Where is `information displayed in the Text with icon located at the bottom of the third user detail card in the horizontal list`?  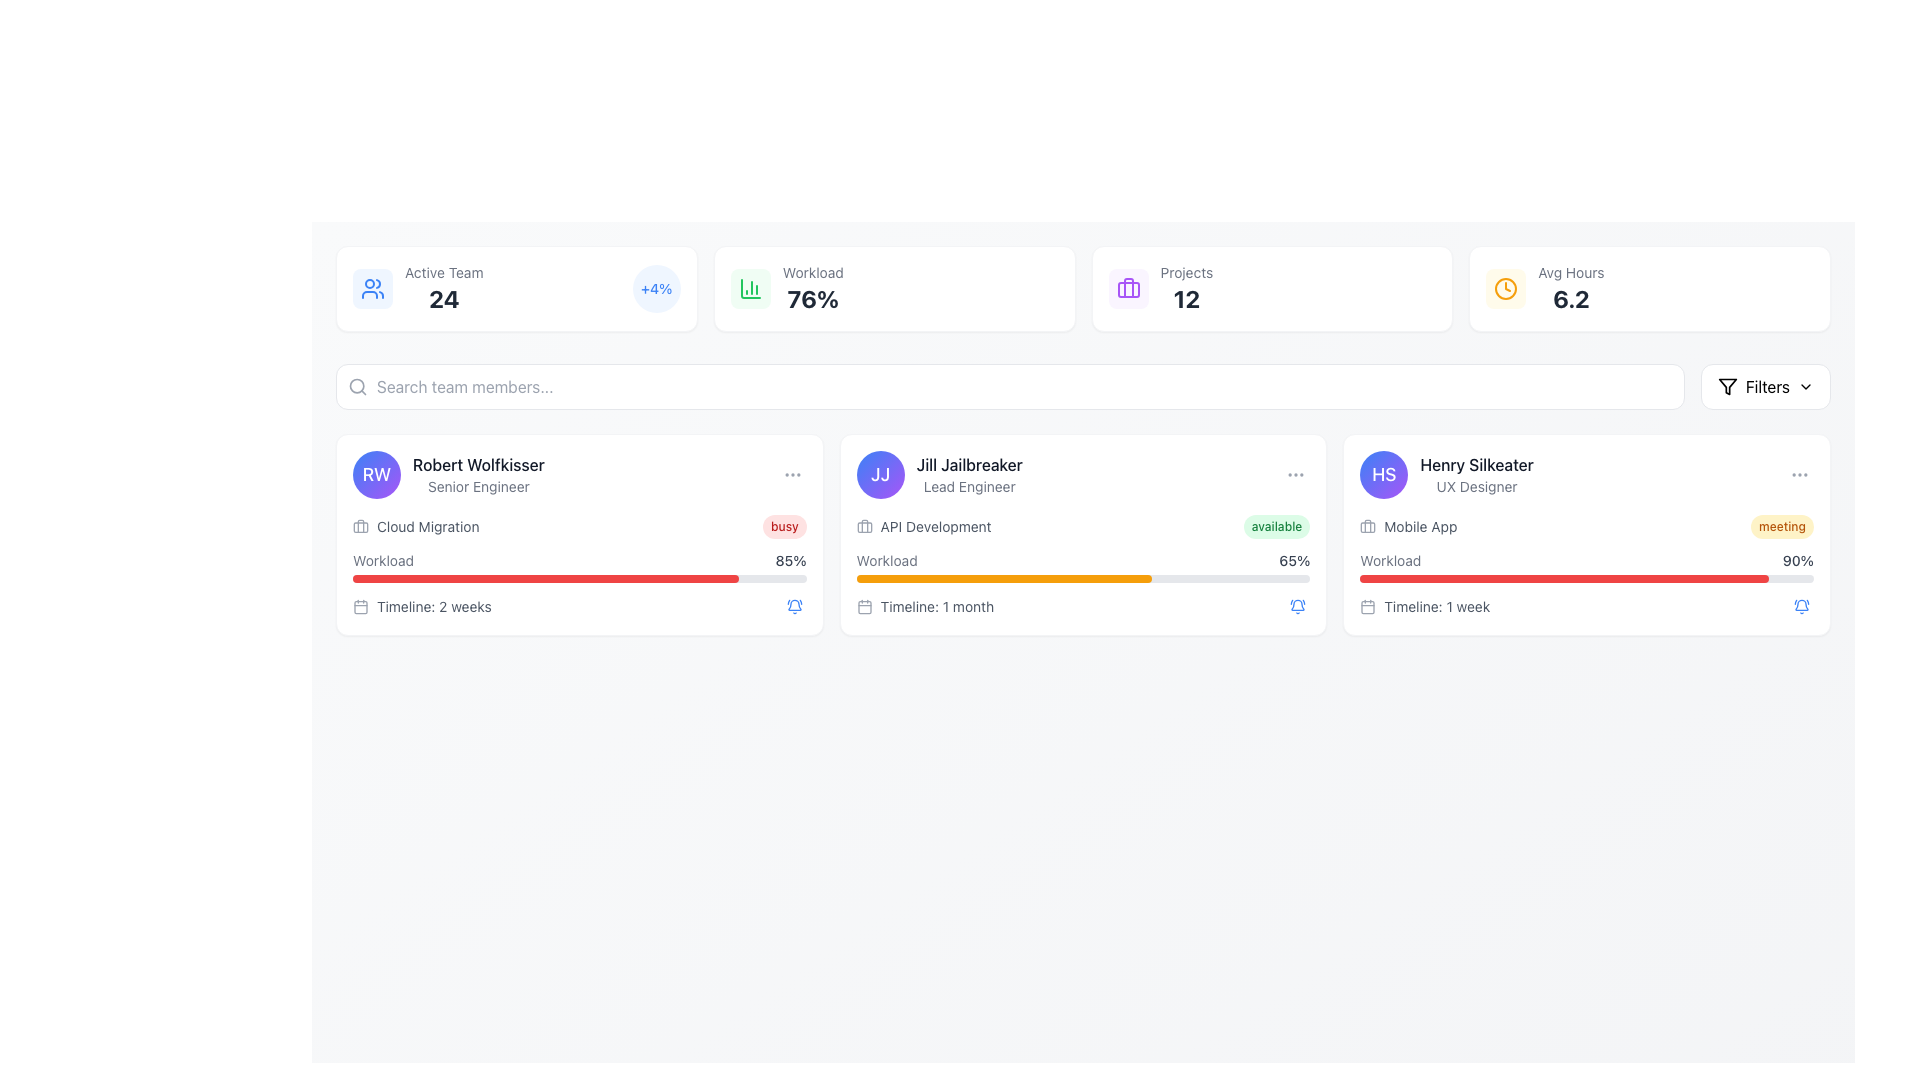
information displayed in the Text with icon located at the bottom of the third user detail card in the horizontal list is located at coordinates (1424, 605).